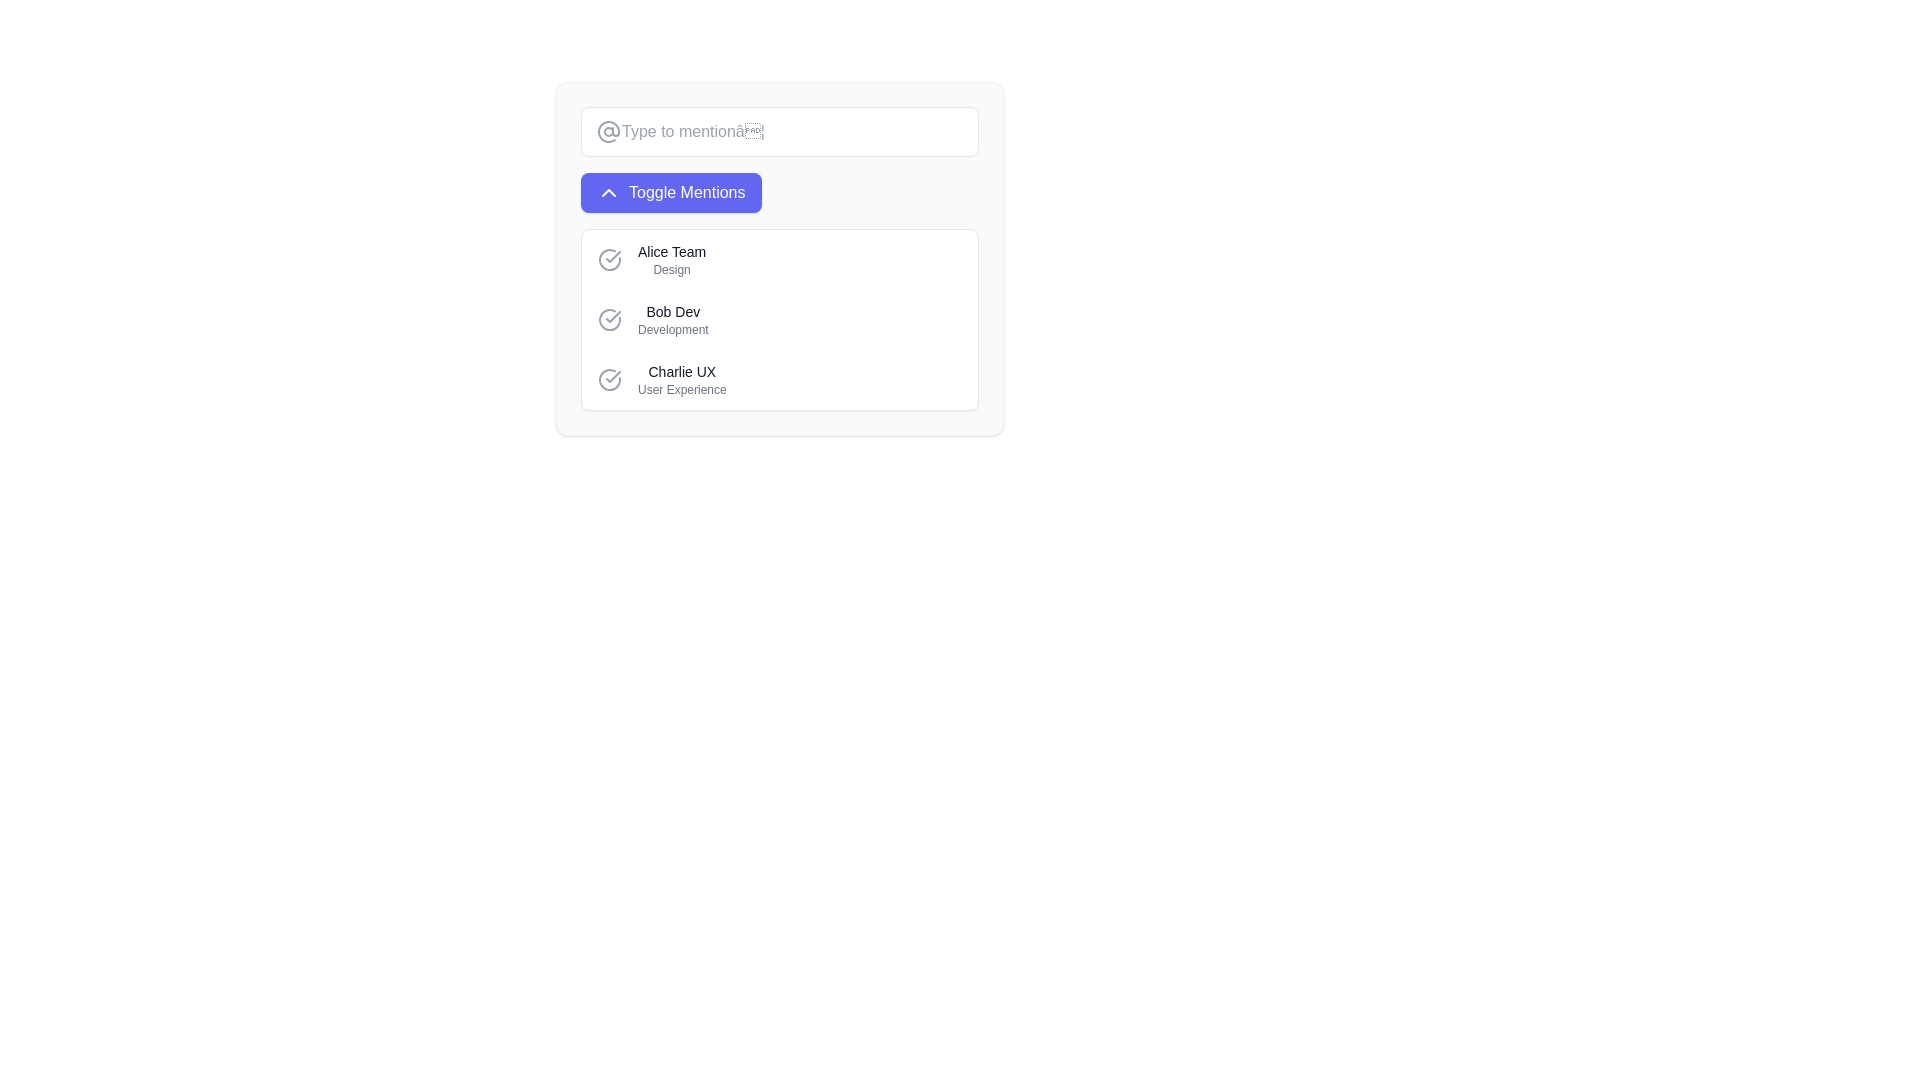 This screenshot has height=1080, width=1920. What do you see at coordinates (671, 192) in the screenshot?
I see `the 'Toggle Mentions' button, which is a rectangular button with a white label on a purple background` at bounding box center [671, 192].